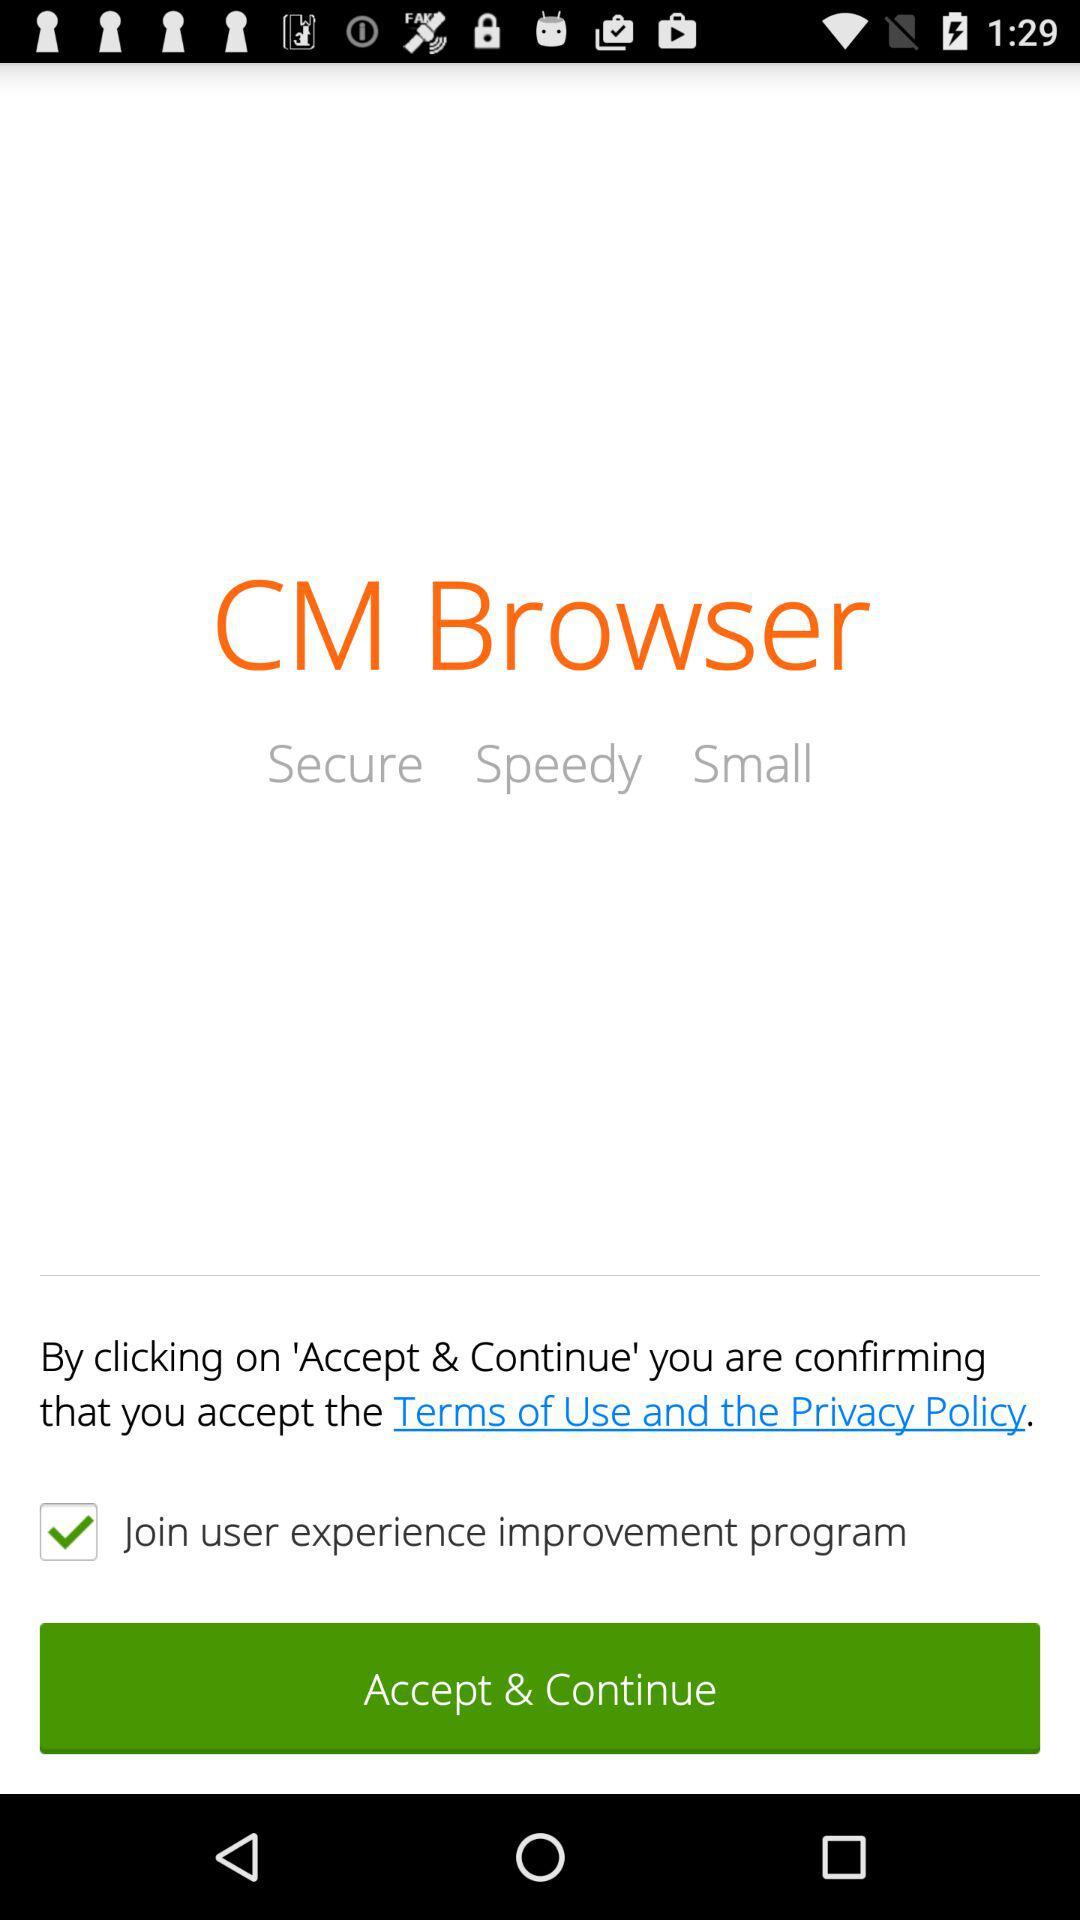  Describe the element at coordinates (67, 1530) in the screenshot. I see `do not sign up for user experience improvement program` at that location.